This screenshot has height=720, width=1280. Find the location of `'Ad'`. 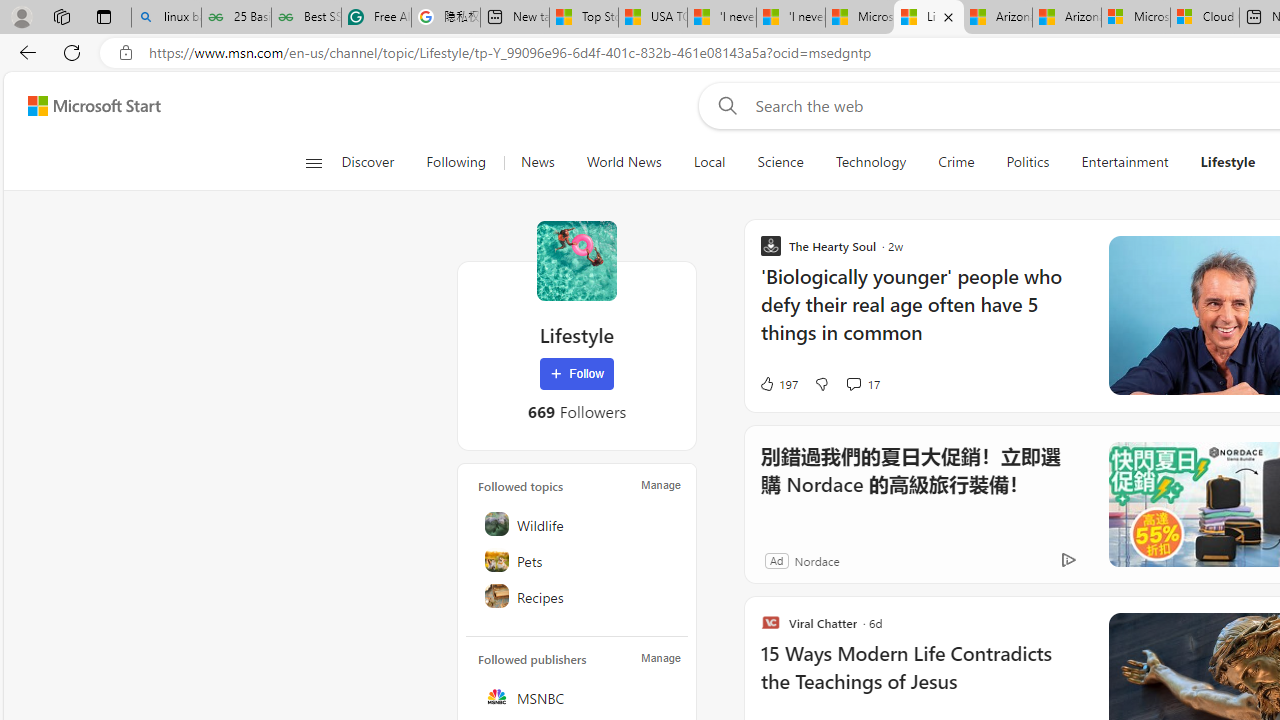

'Ad' is located at coordinates (775, 560).